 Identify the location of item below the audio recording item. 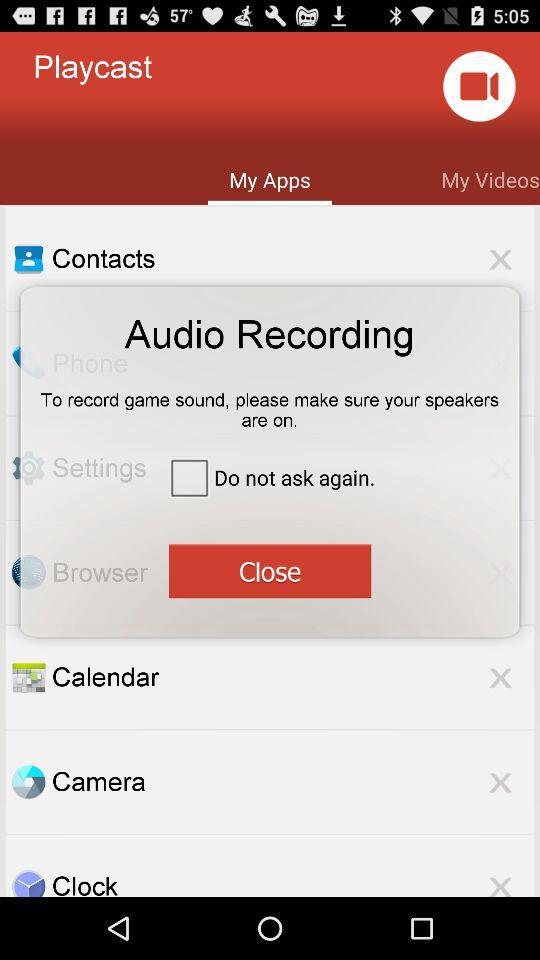
(270, 402).